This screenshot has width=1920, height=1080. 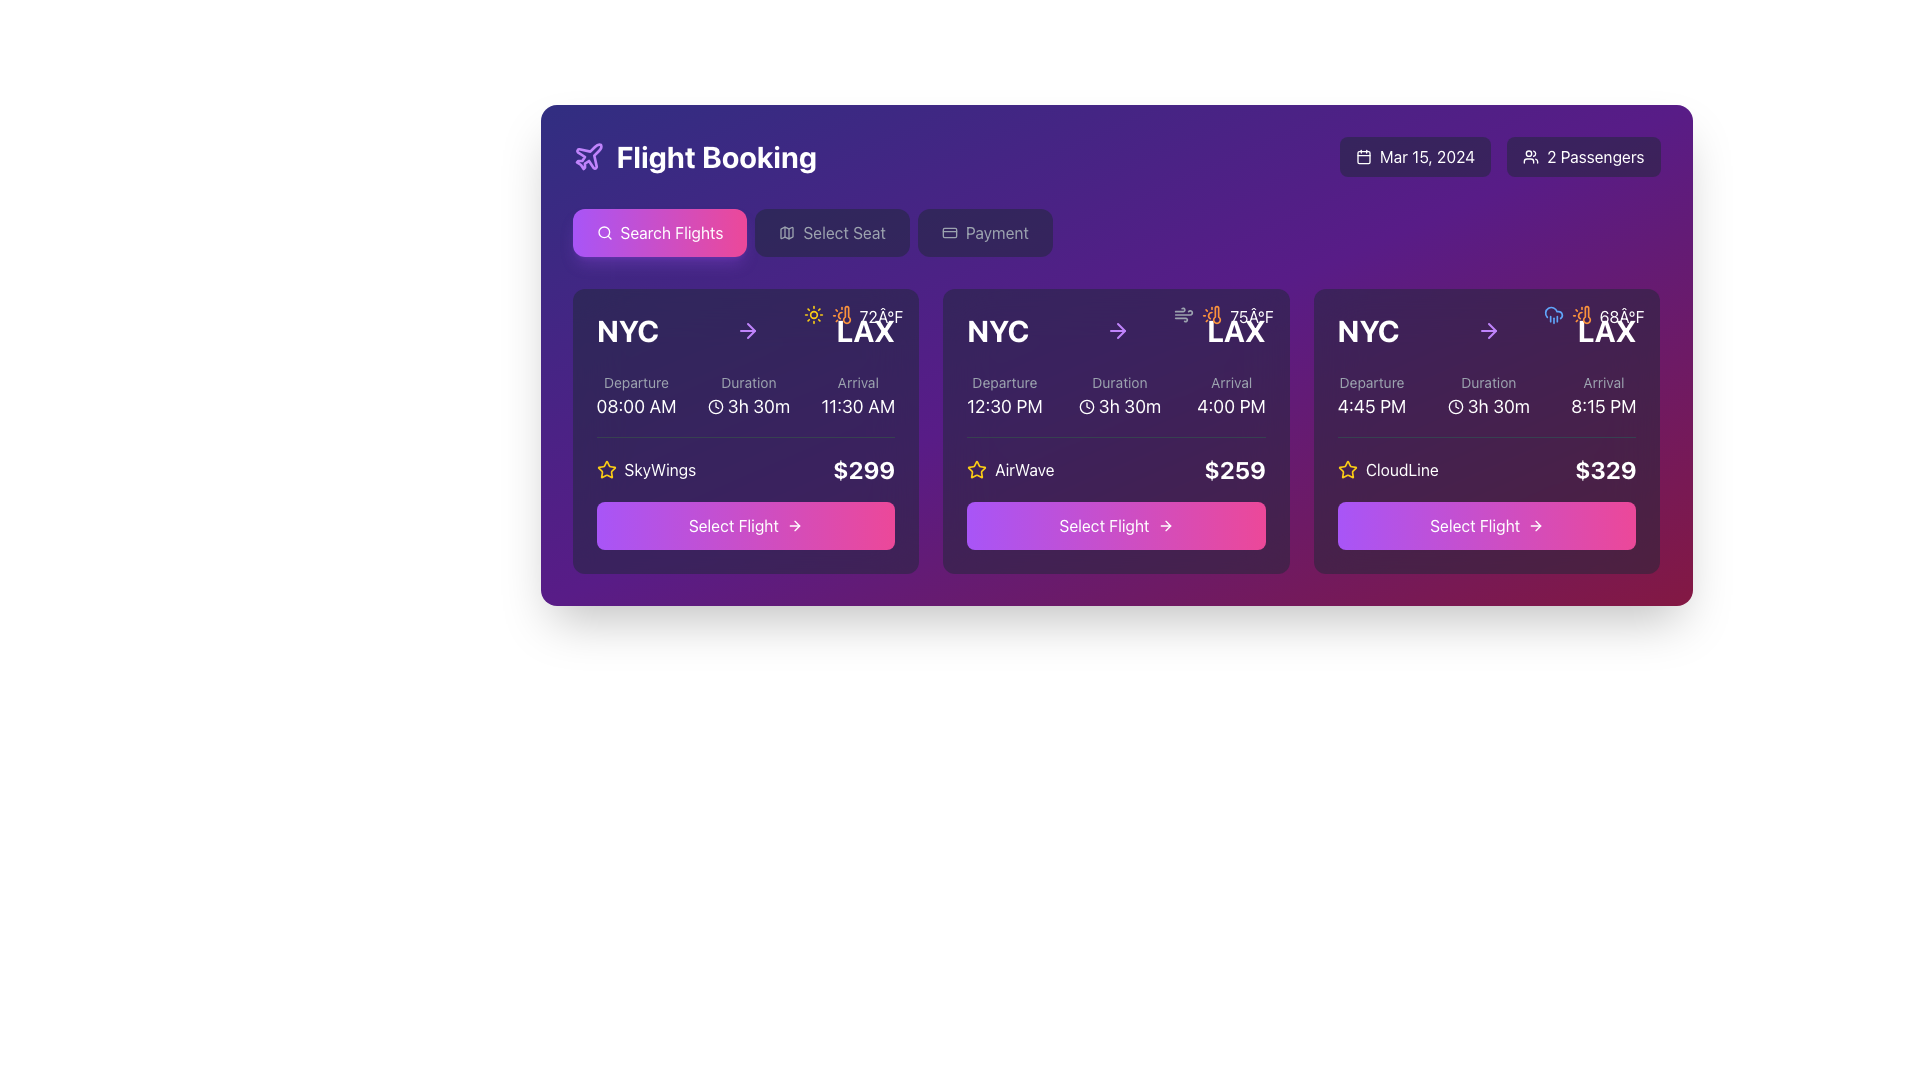 What do you see at coordinates (659, 231) in the screenshot?
I see `the 'Search Flights' button, which has a gradient background from purple to pink, white text, rounded corners, and a magnifying glass icon, located at the top-left under 'Flight Booking'` at bounding box center [659, 231].